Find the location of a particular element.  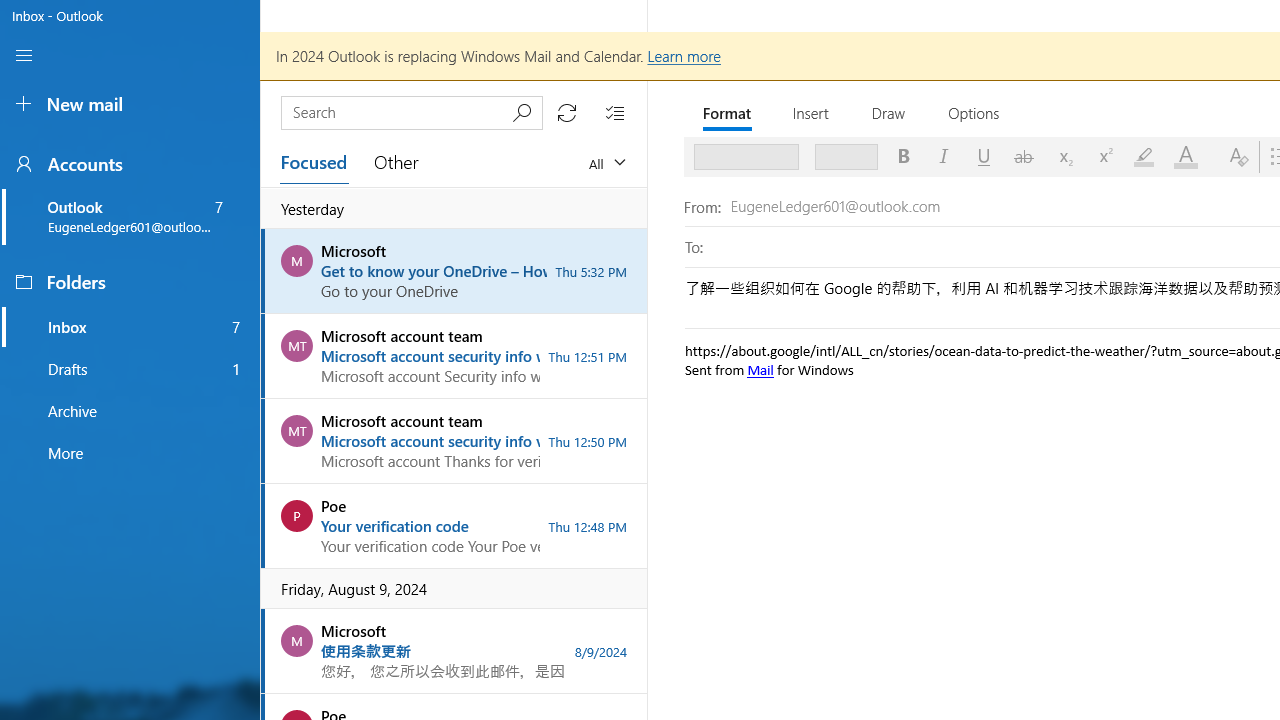

'Superscript' is located at coordinates (1103, 155).